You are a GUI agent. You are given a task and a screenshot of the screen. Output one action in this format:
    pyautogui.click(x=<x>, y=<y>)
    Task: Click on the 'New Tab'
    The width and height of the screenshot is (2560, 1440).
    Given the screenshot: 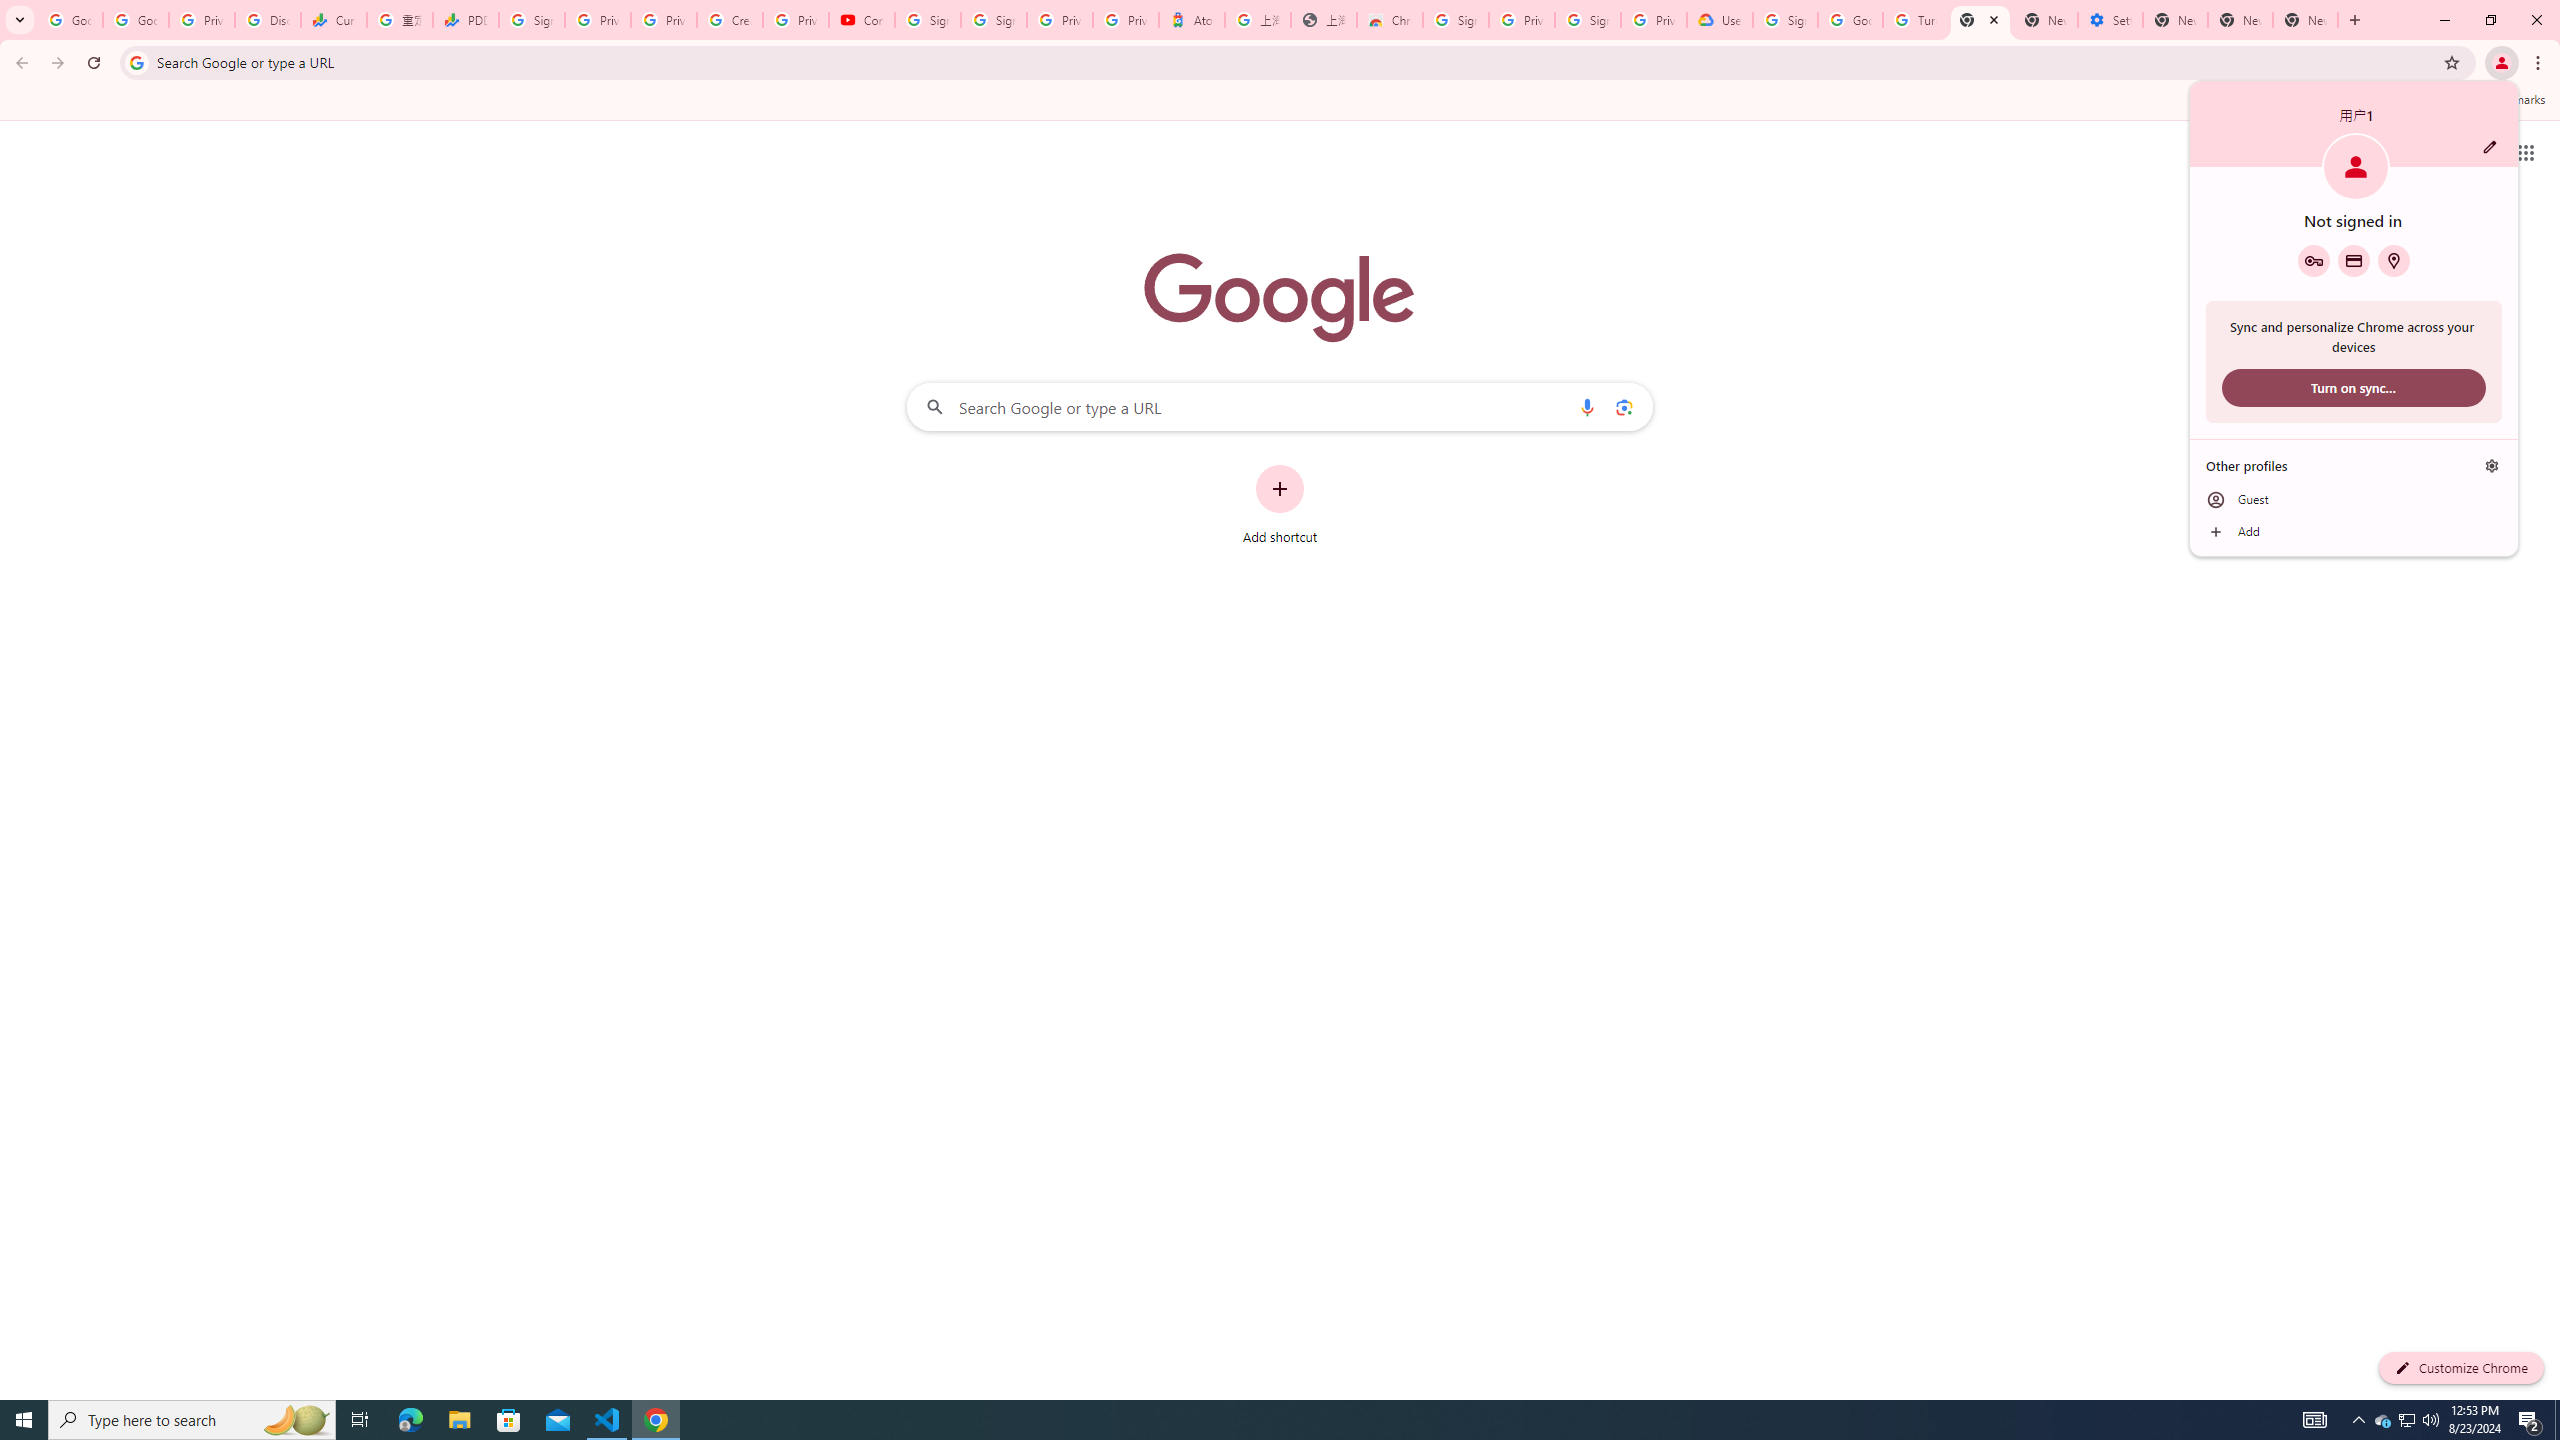 What is the action you would take?
    pyautogui.click(x=2304, y=19)
    